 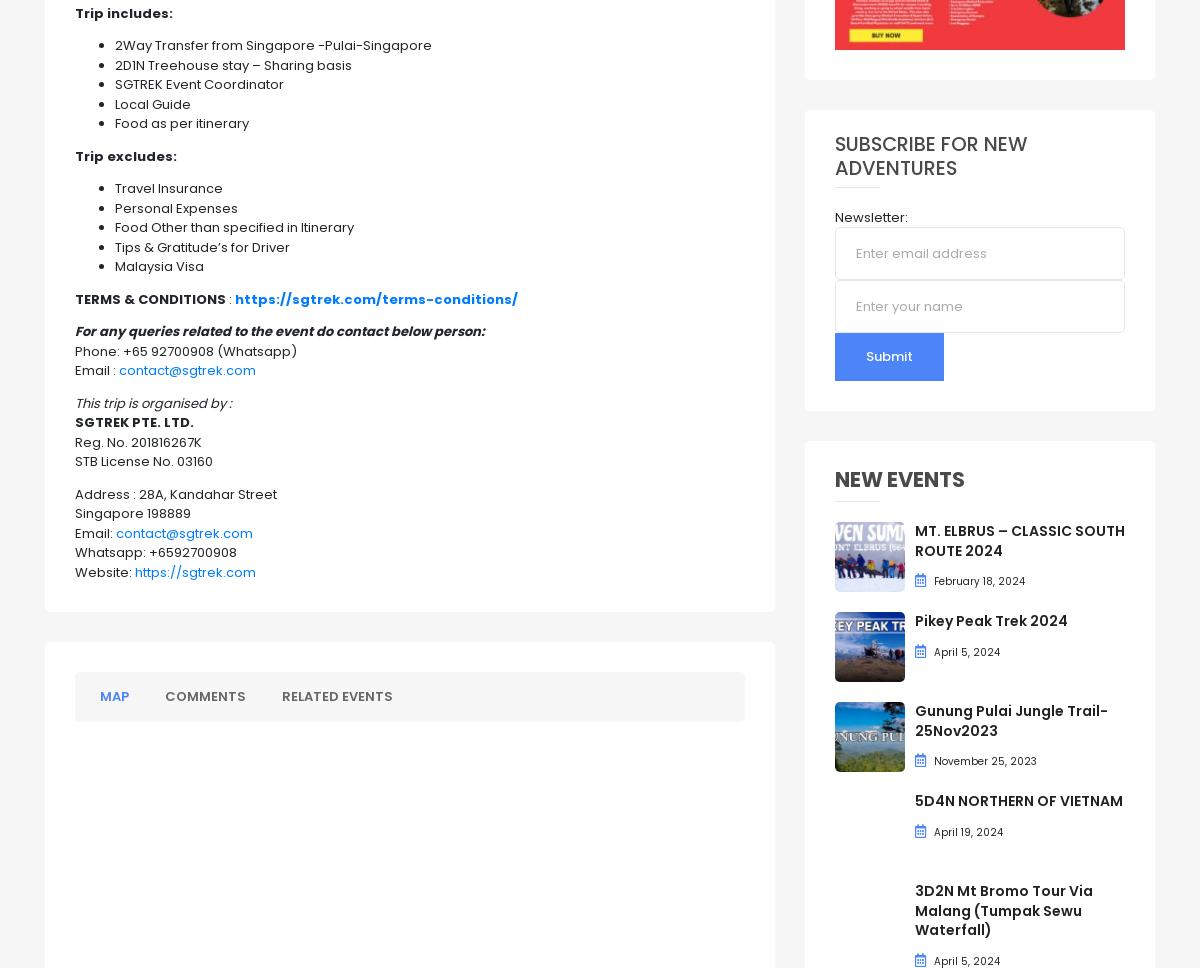 What do you see at coordinates (95, 531) in the screenshot?
I see `'Email:'` at bounding box center [95, 531].